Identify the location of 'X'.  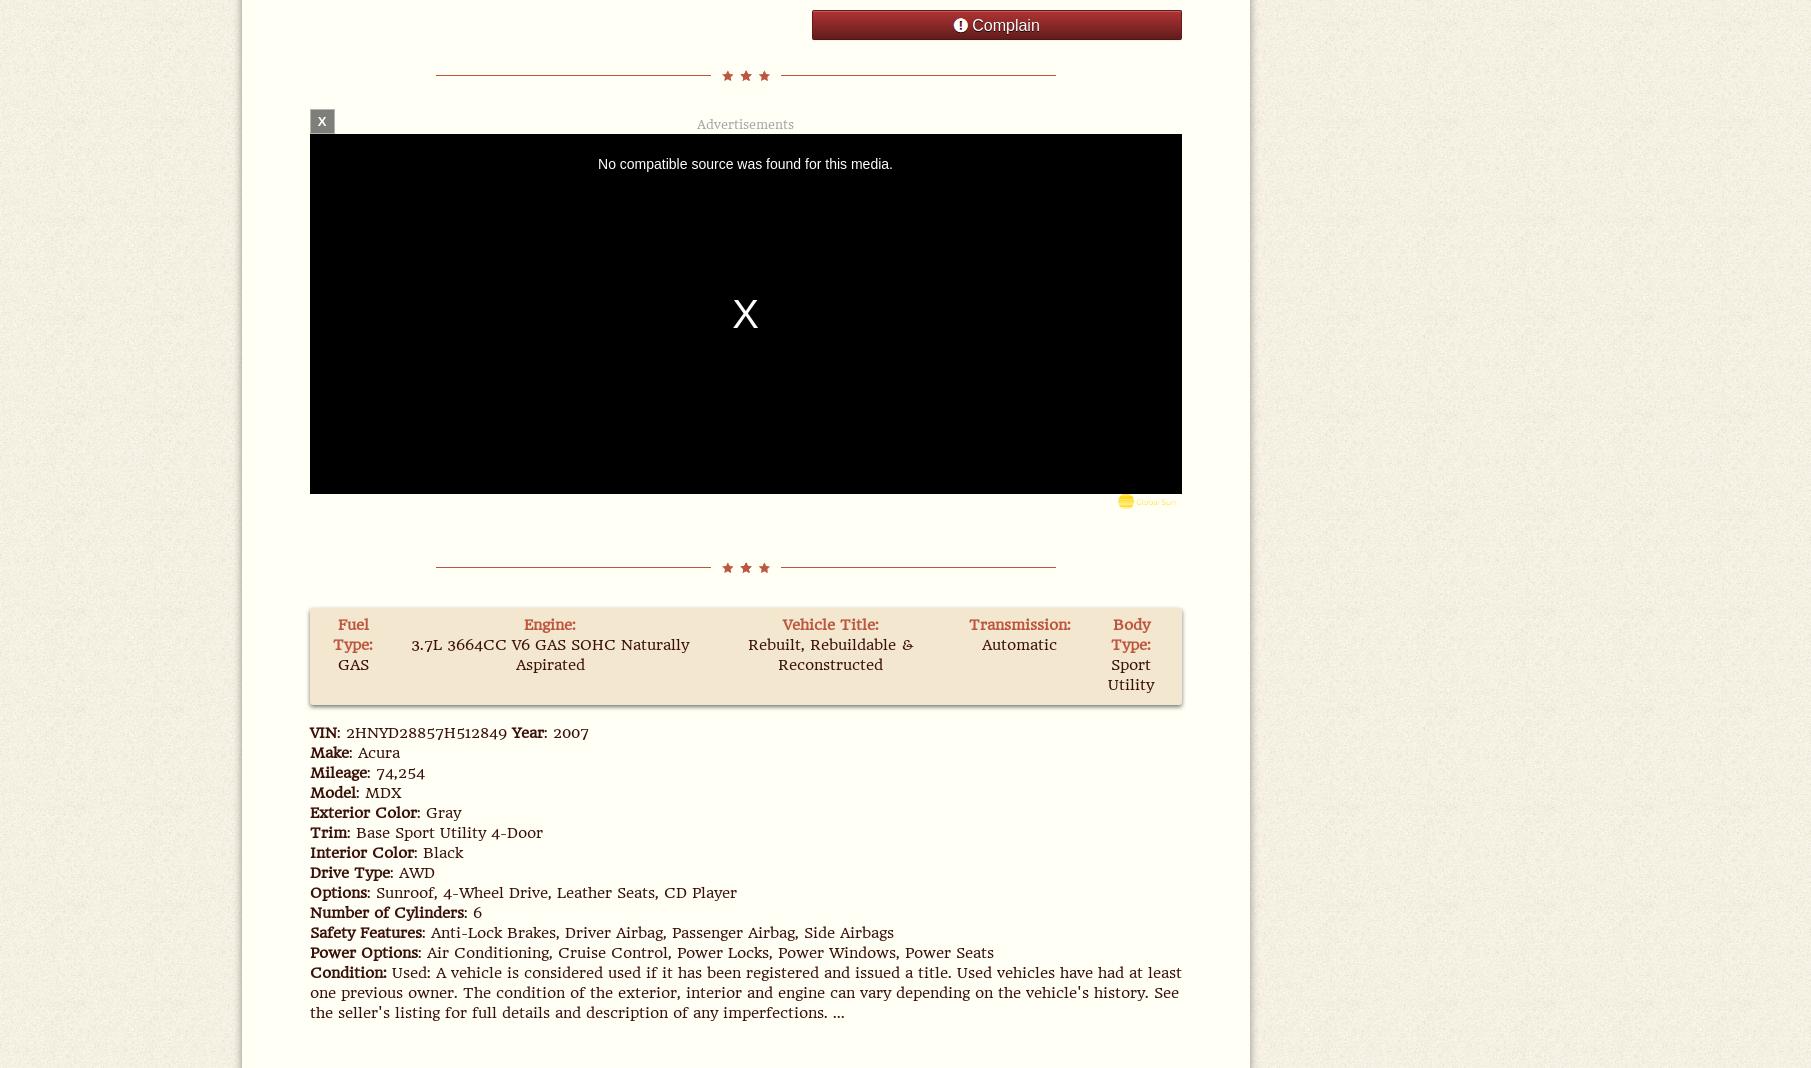
(320, 119).